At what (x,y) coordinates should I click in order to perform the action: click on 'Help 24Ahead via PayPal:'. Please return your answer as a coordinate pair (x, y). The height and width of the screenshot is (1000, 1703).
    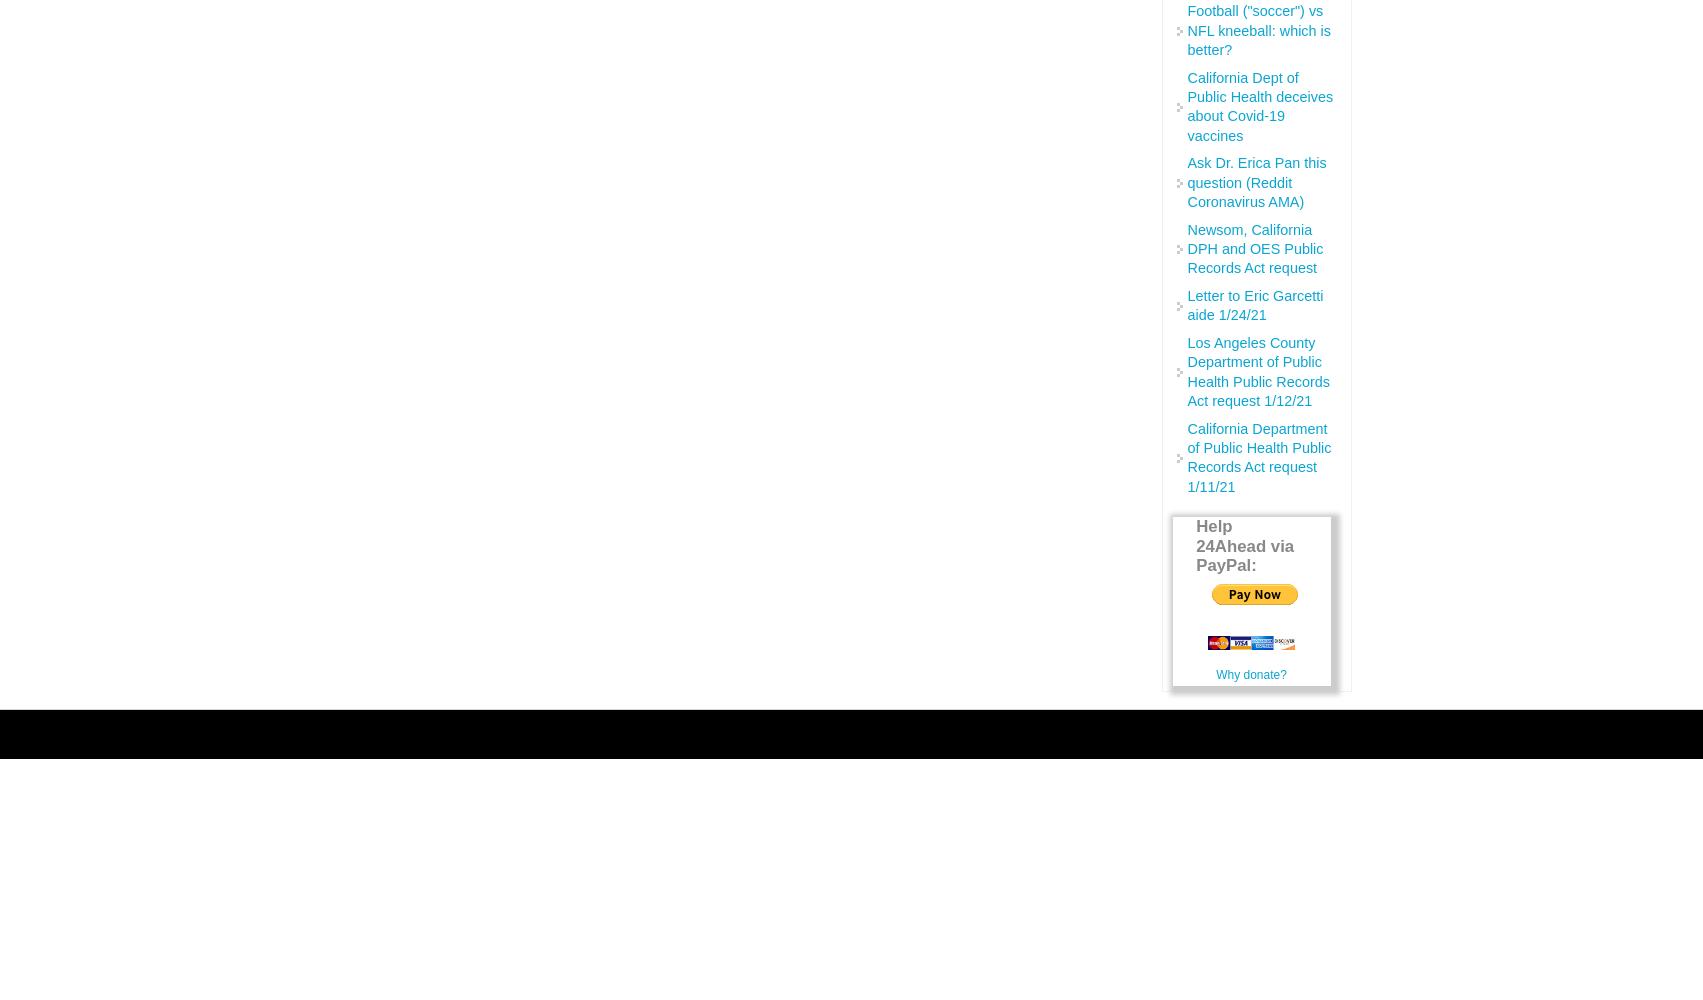
    Looking at the image, I should click on (1195, 546).